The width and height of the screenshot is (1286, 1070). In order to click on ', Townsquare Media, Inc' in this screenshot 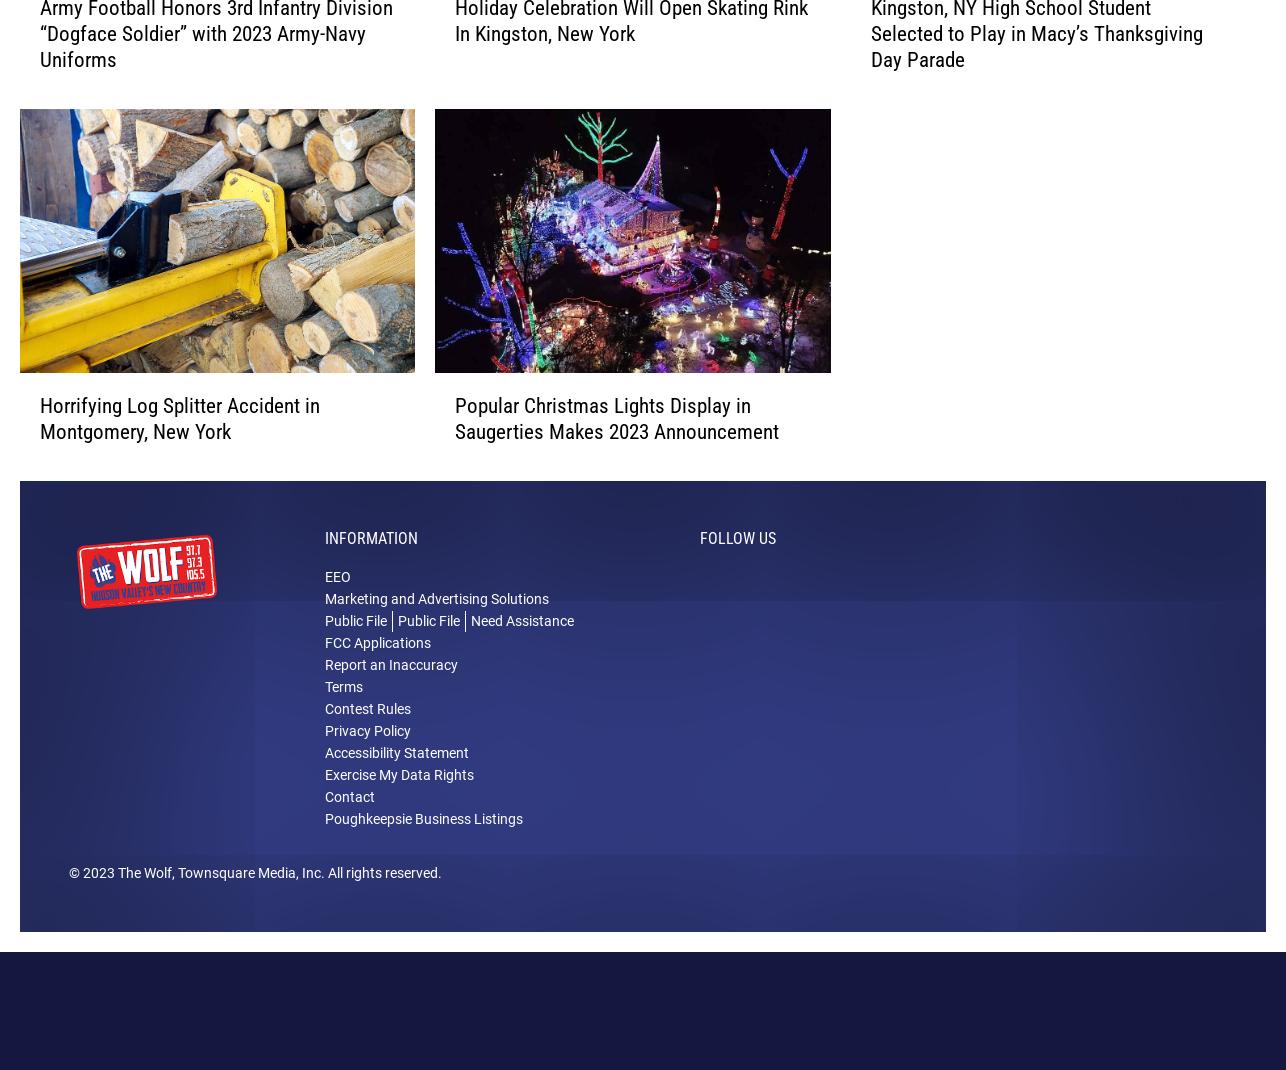, I will do `click(246, 903)`.